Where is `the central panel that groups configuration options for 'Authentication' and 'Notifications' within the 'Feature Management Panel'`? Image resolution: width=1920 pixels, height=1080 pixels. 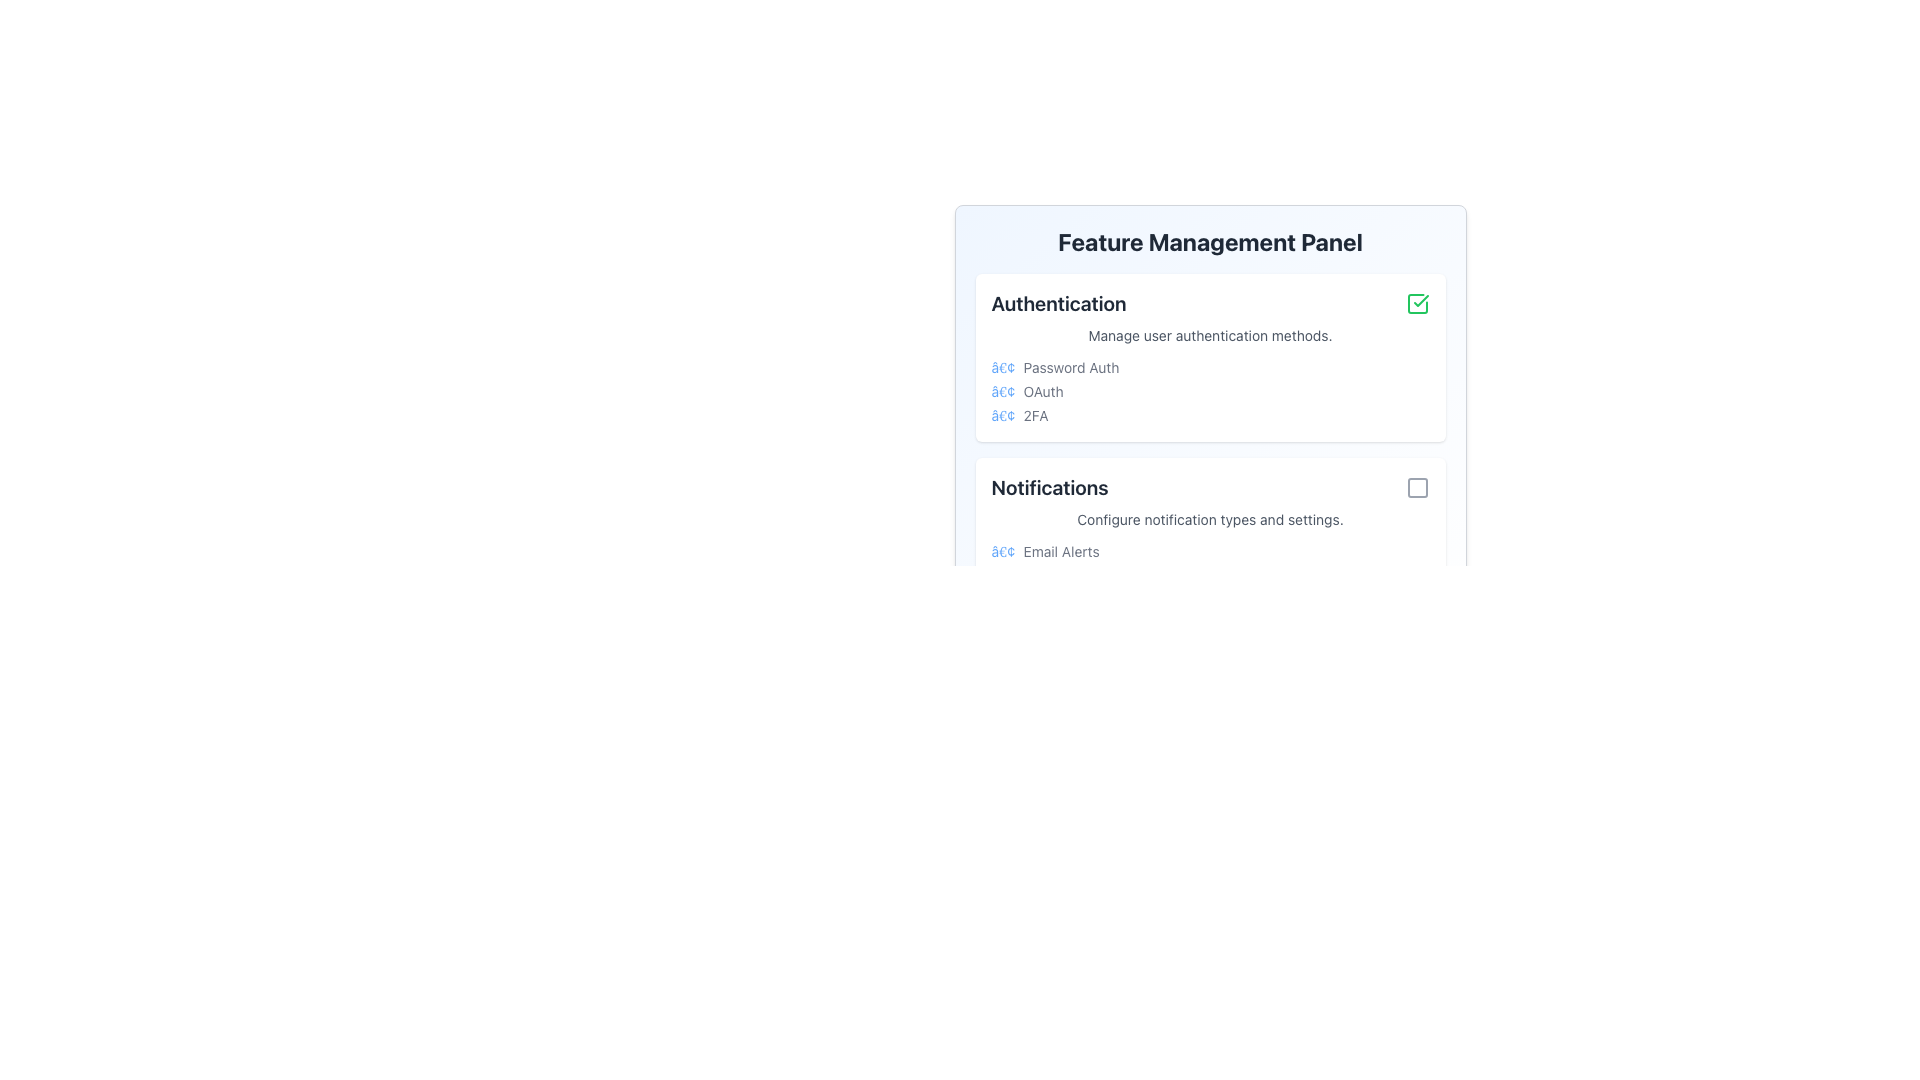 the central panel that groups configuration options for 'Authentication' and 'Notifications' within the 'Feature Management Panel' is located at coordinates (1209, 450).